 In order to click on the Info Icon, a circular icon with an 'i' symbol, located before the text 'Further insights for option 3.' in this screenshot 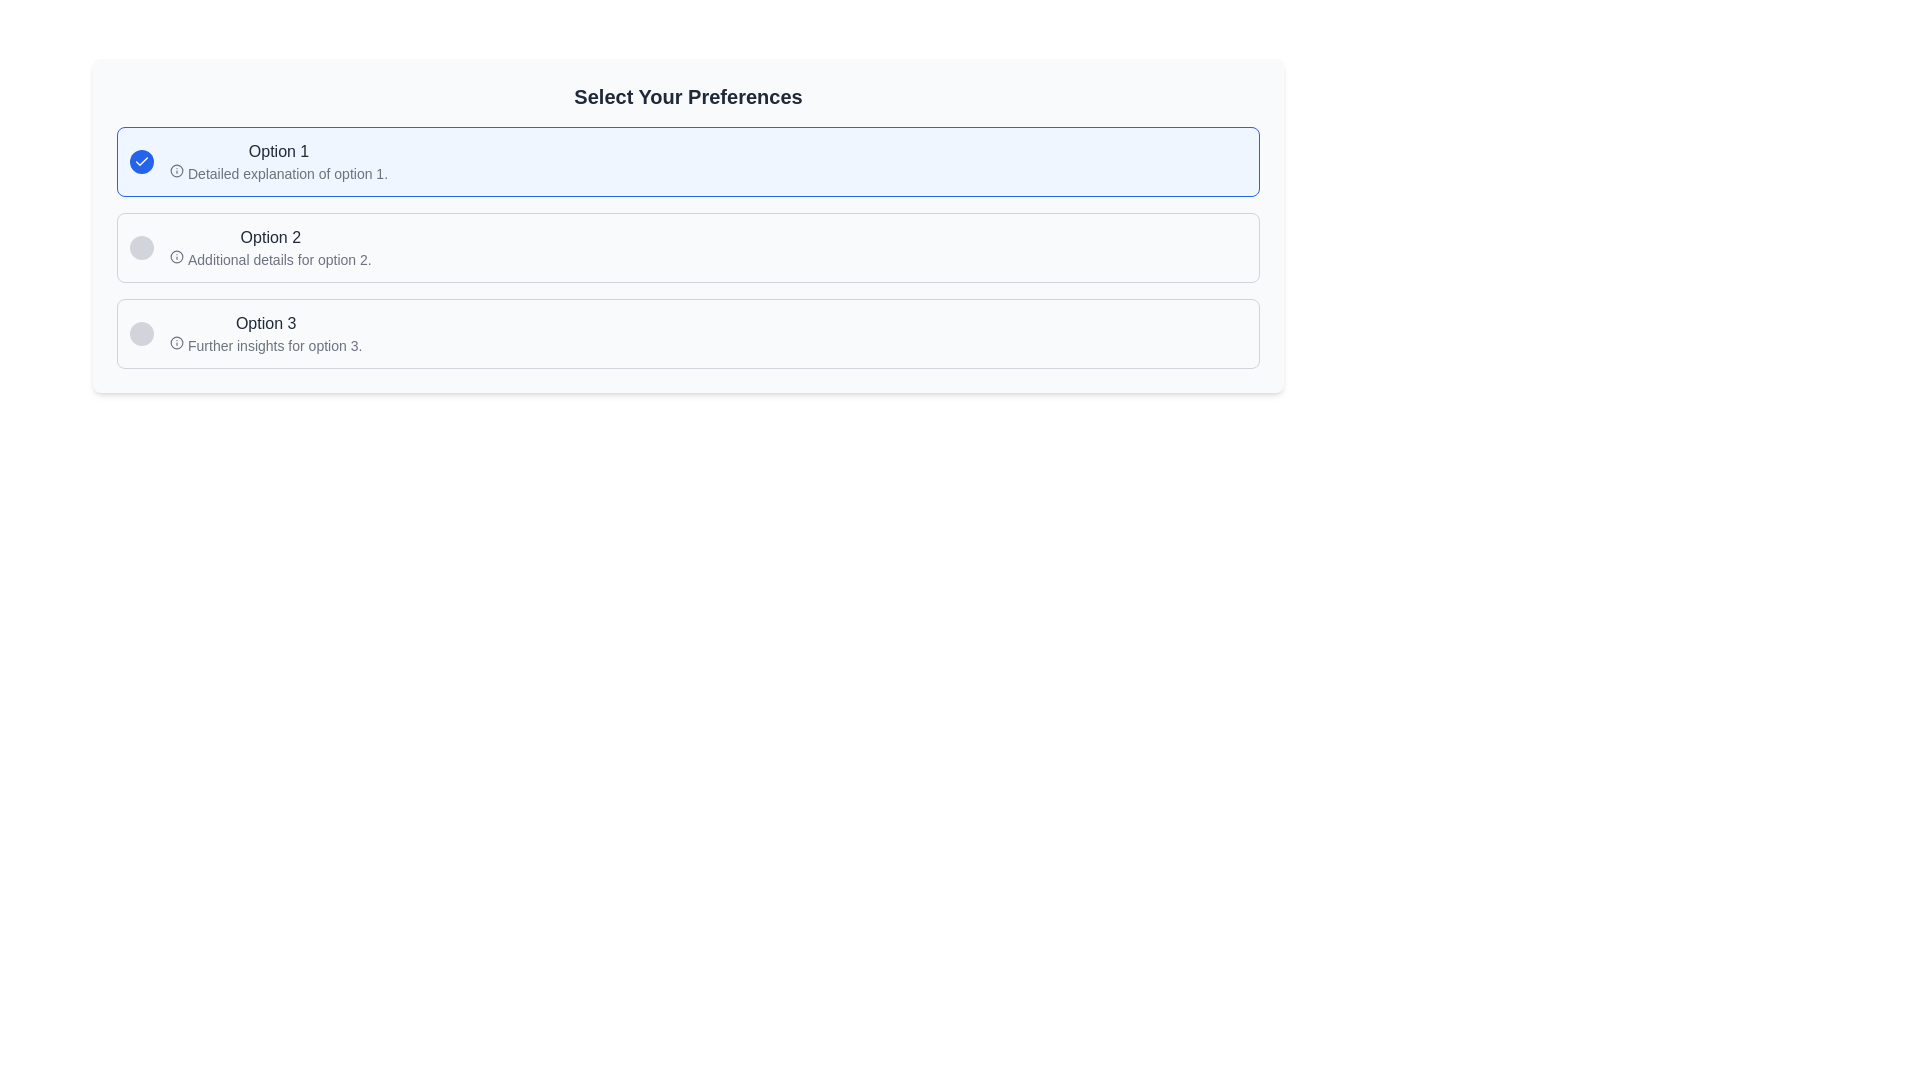, I will do `click(177, 342)`.